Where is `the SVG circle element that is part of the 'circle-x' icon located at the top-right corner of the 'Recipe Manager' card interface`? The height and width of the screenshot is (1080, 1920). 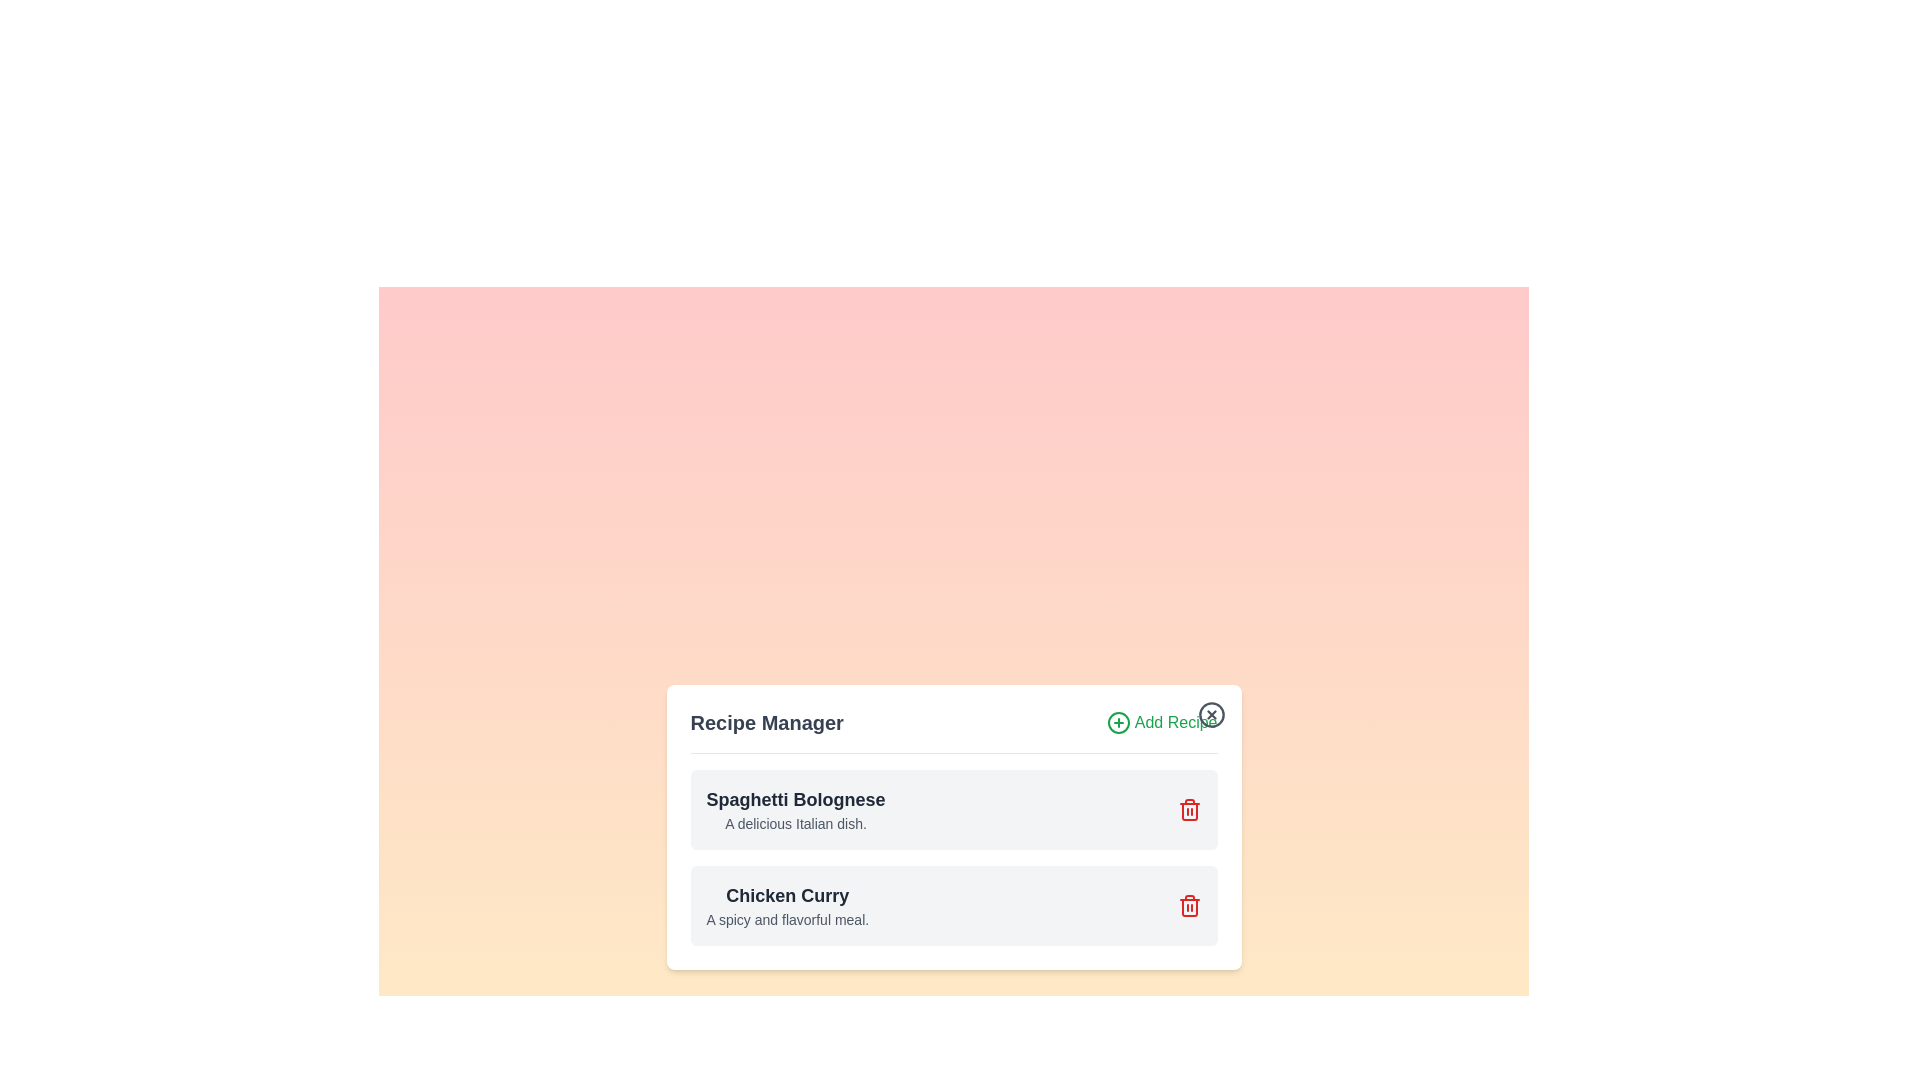
the SVG circle element that is part of the 'circle-x' icon located at the top-right corner of the 'Recipe Manager' card interface is located at coordinates (1210, 713).